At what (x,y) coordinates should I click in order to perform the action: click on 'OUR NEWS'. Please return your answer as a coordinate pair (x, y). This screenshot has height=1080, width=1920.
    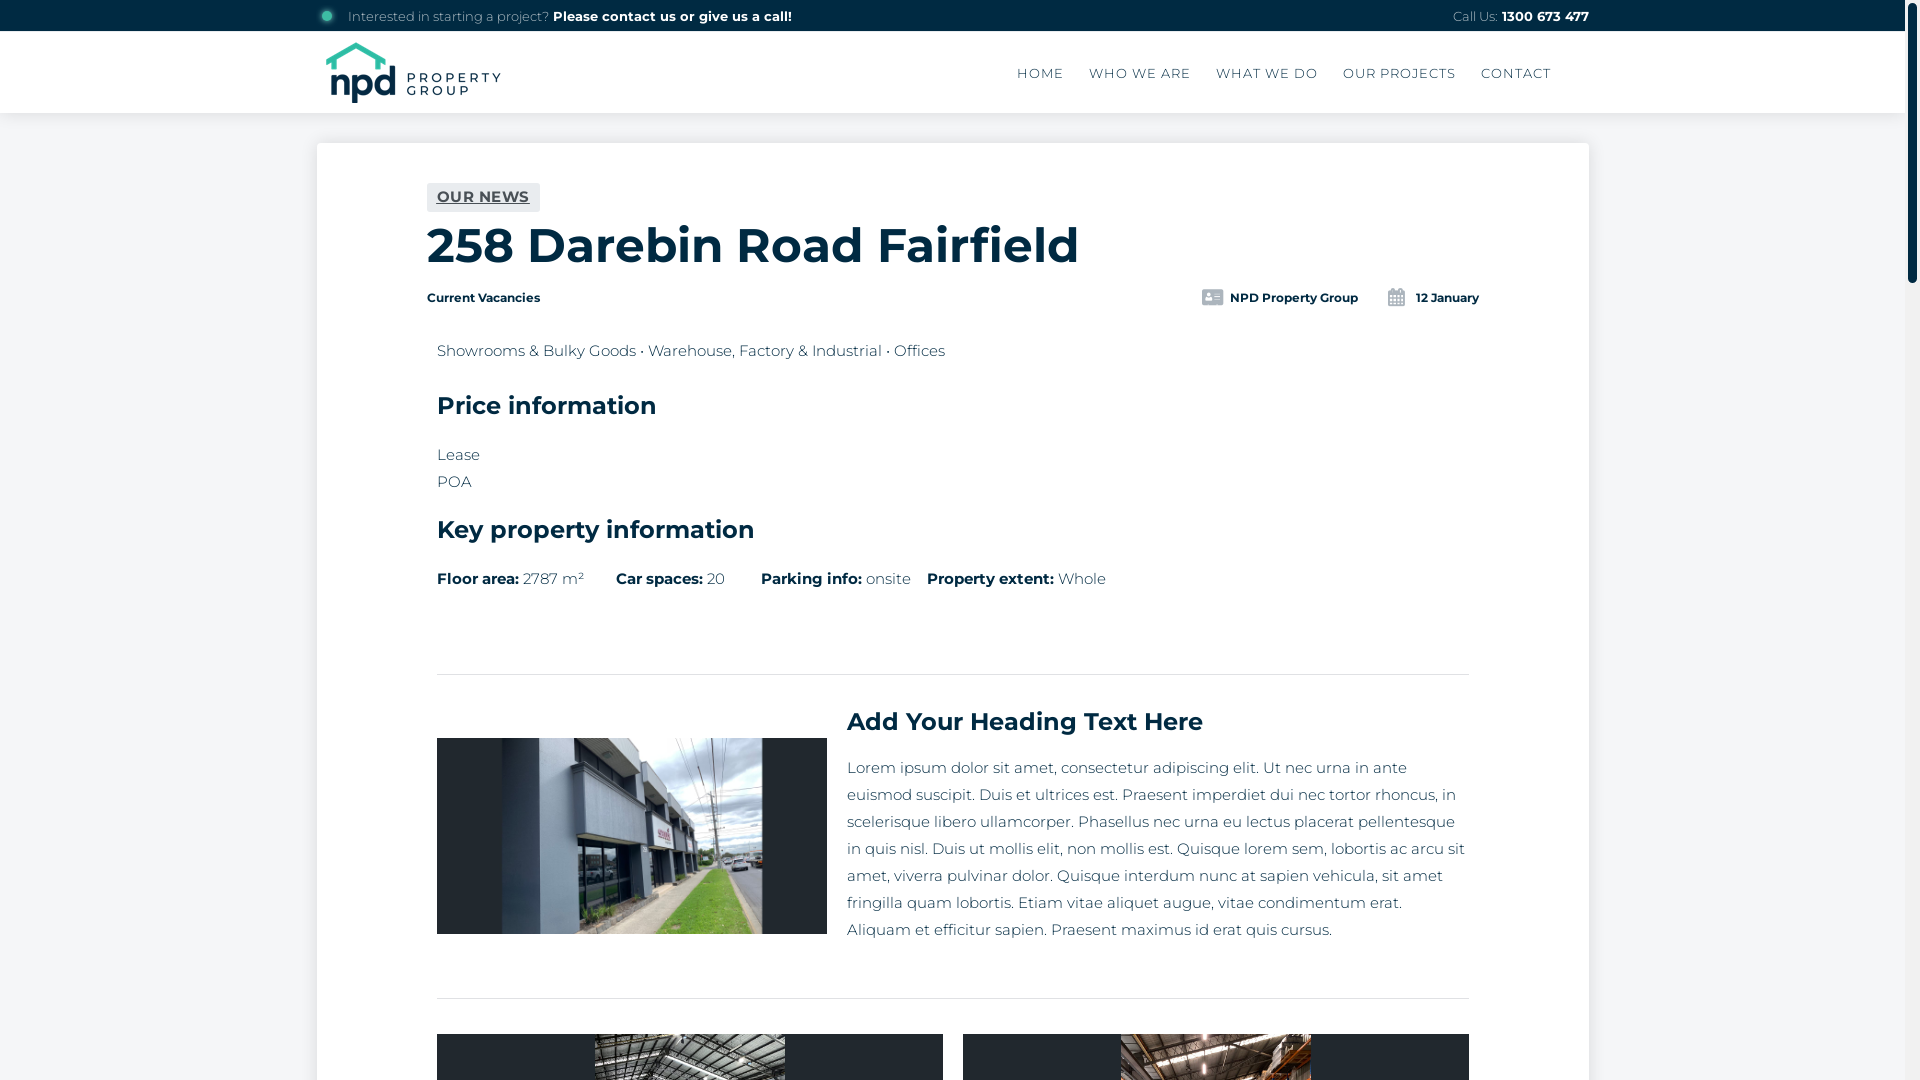
    Looking at the image, I should click on (482, 197).